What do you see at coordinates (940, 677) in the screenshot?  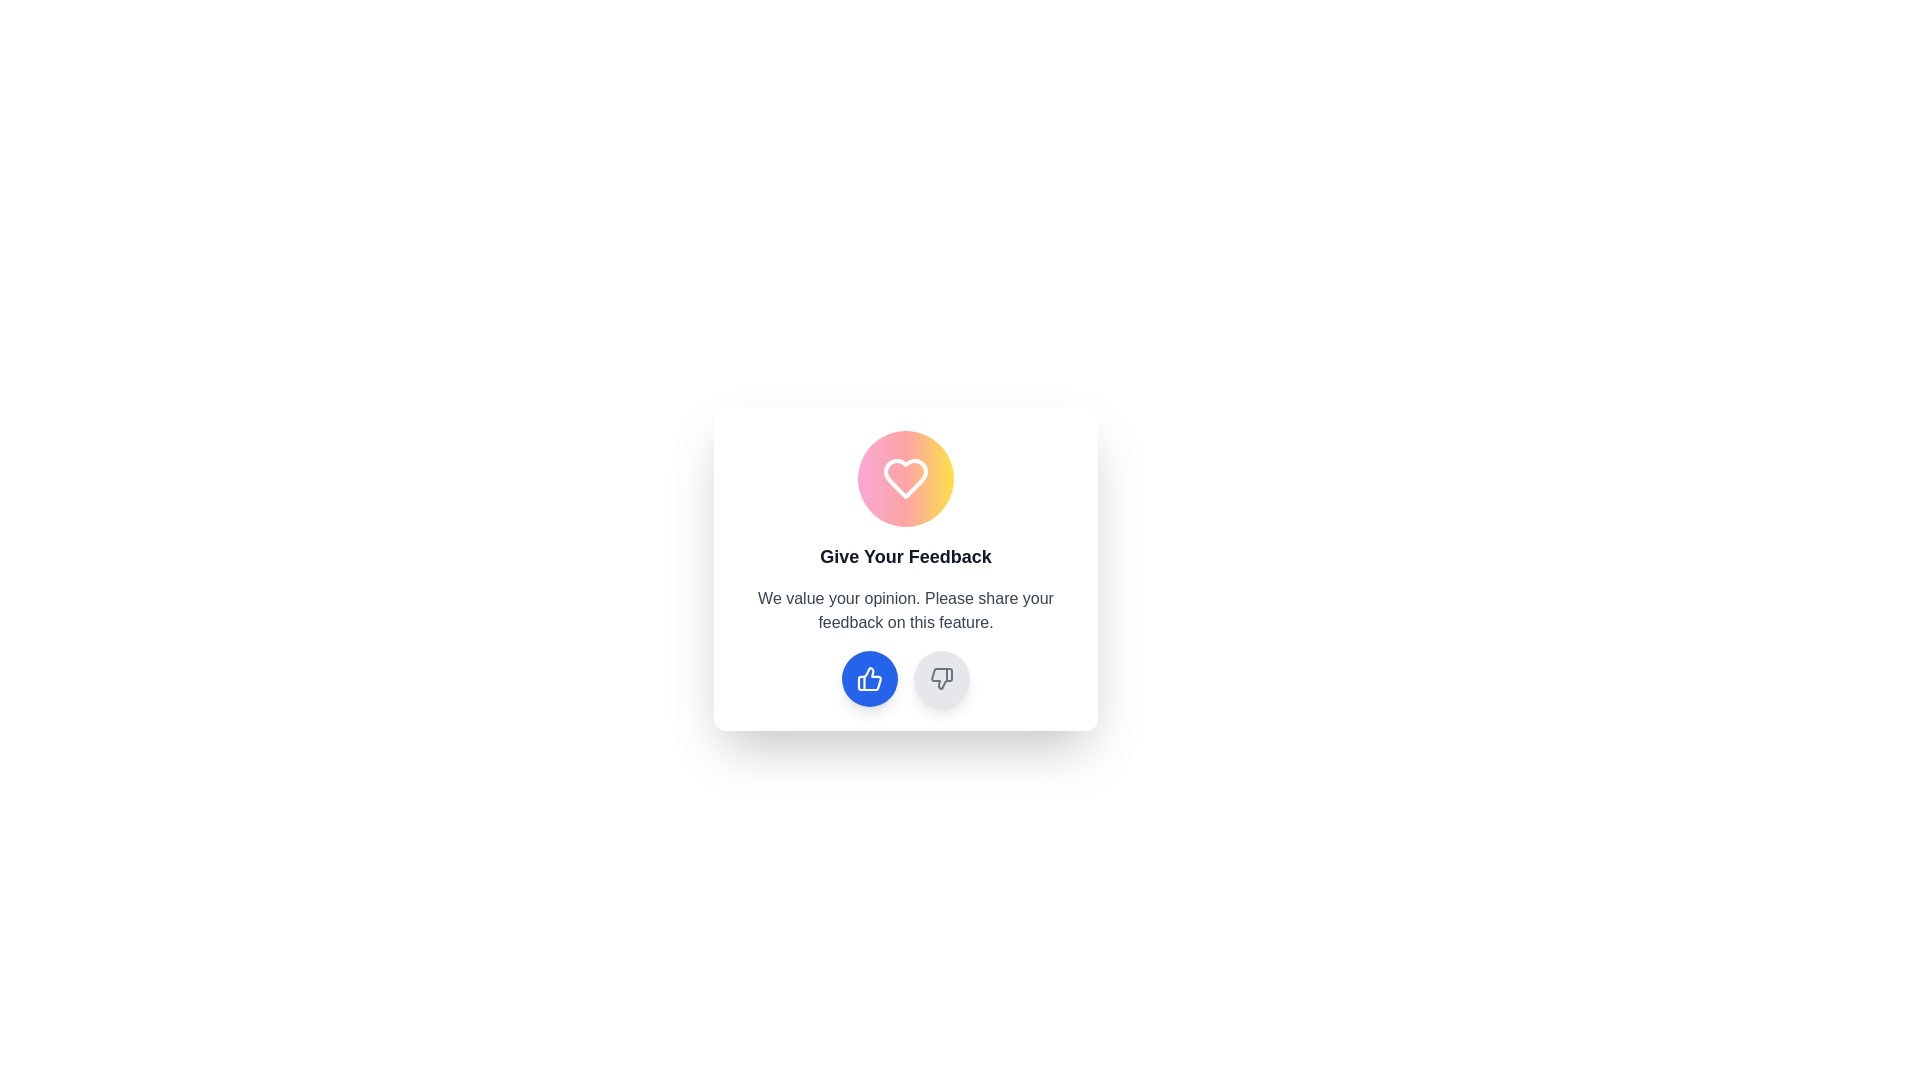 I see `the negative feedback button located to the right of the thumbs-up button in the feedback form` at bounding box center [940, 677].